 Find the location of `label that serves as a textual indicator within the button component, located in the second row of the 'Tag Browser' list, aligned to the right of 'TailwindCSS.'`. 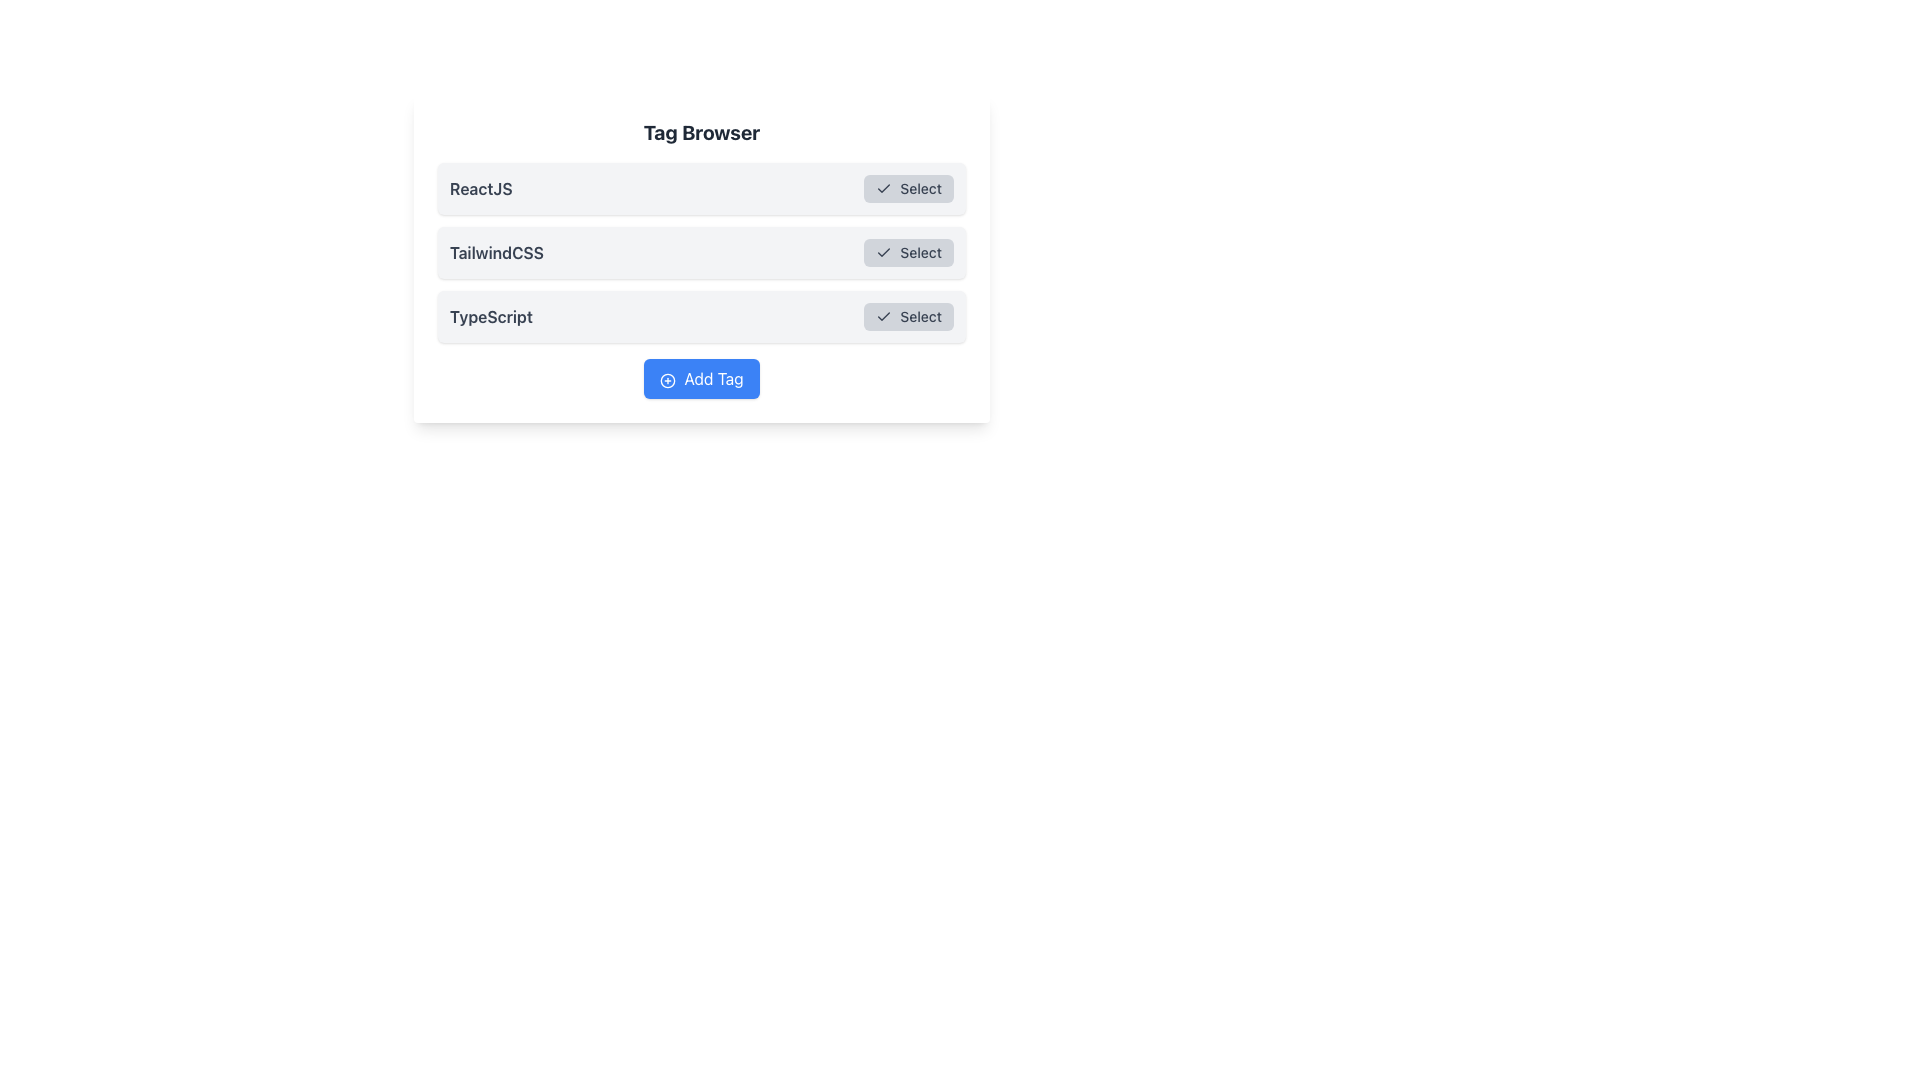

label that serves as a textual indicator within the button component, located in the second row of the 'Tag Browser' list, aligned to the right of 'TailwindCSS.' is located at coordinates (920, 252).